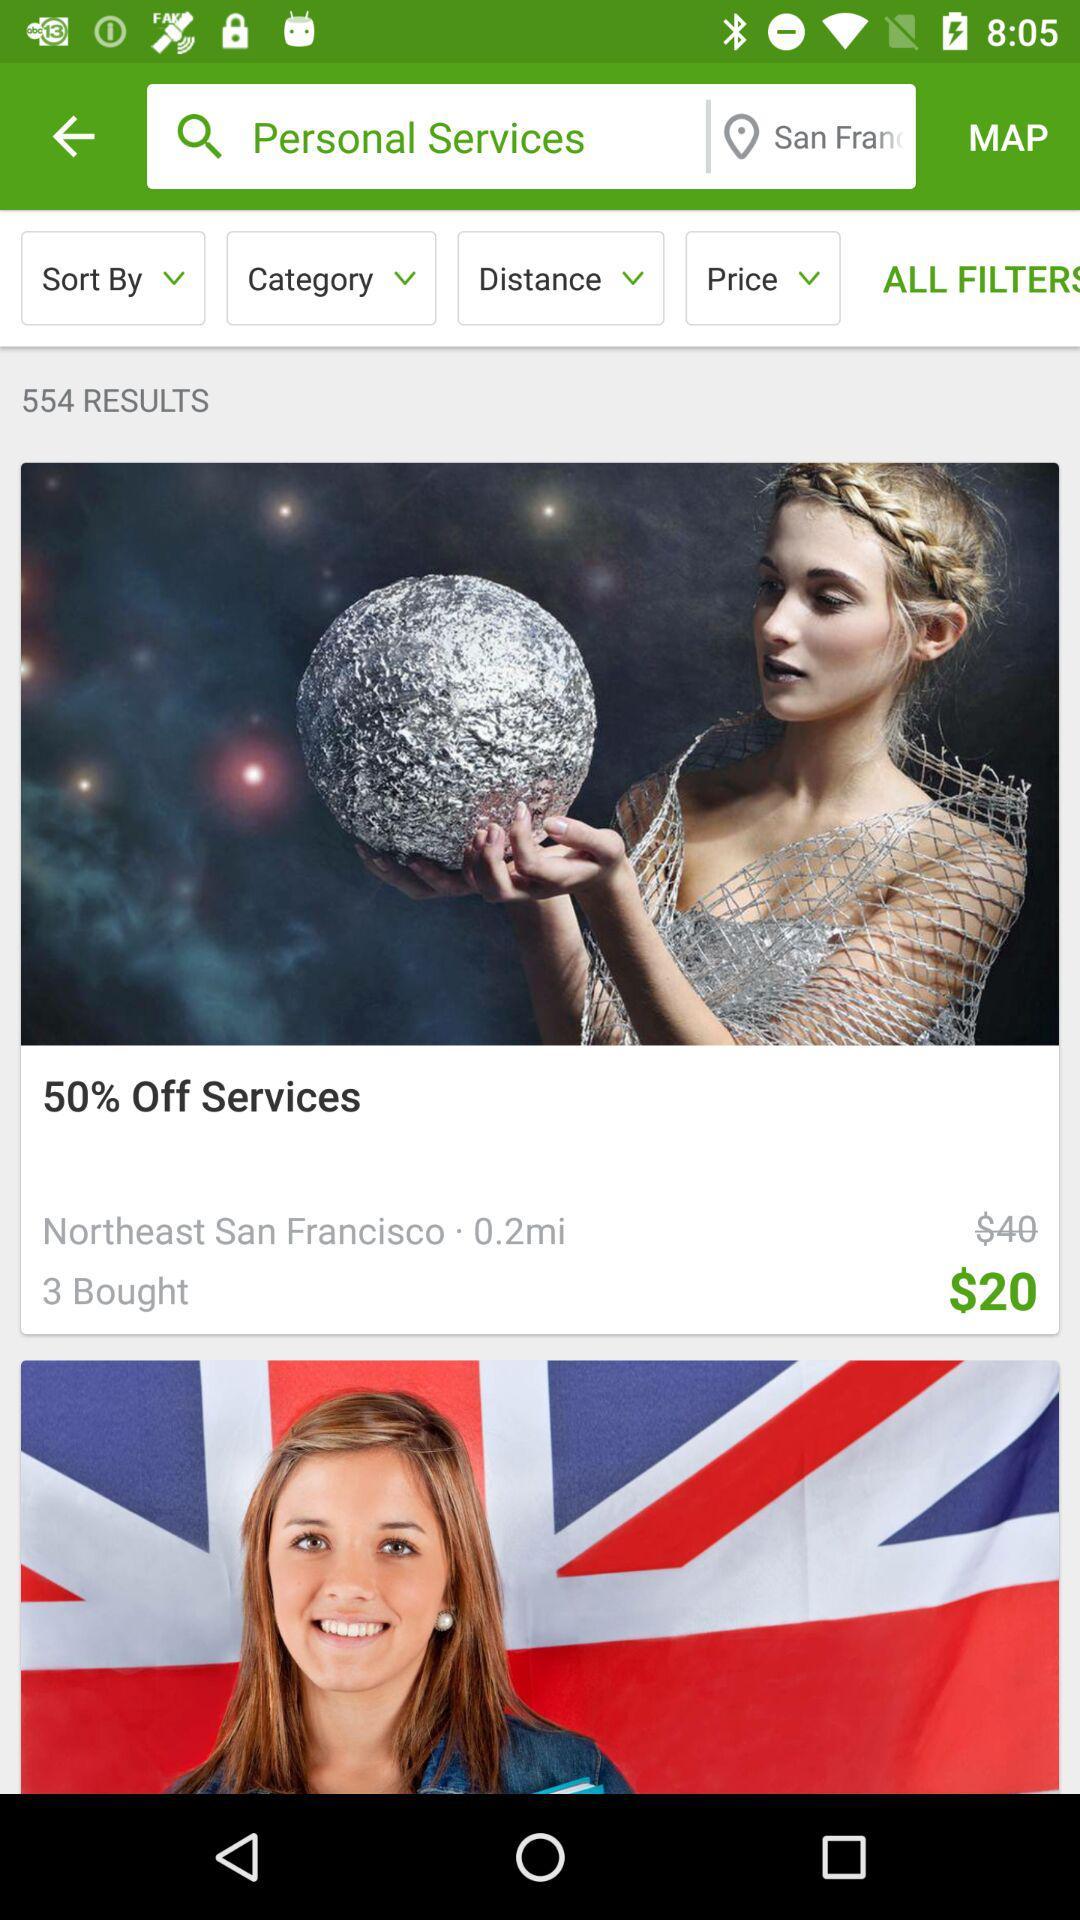 The image size is (1080, 1920). I want to click on icon to the left of price, so click(560, 277).